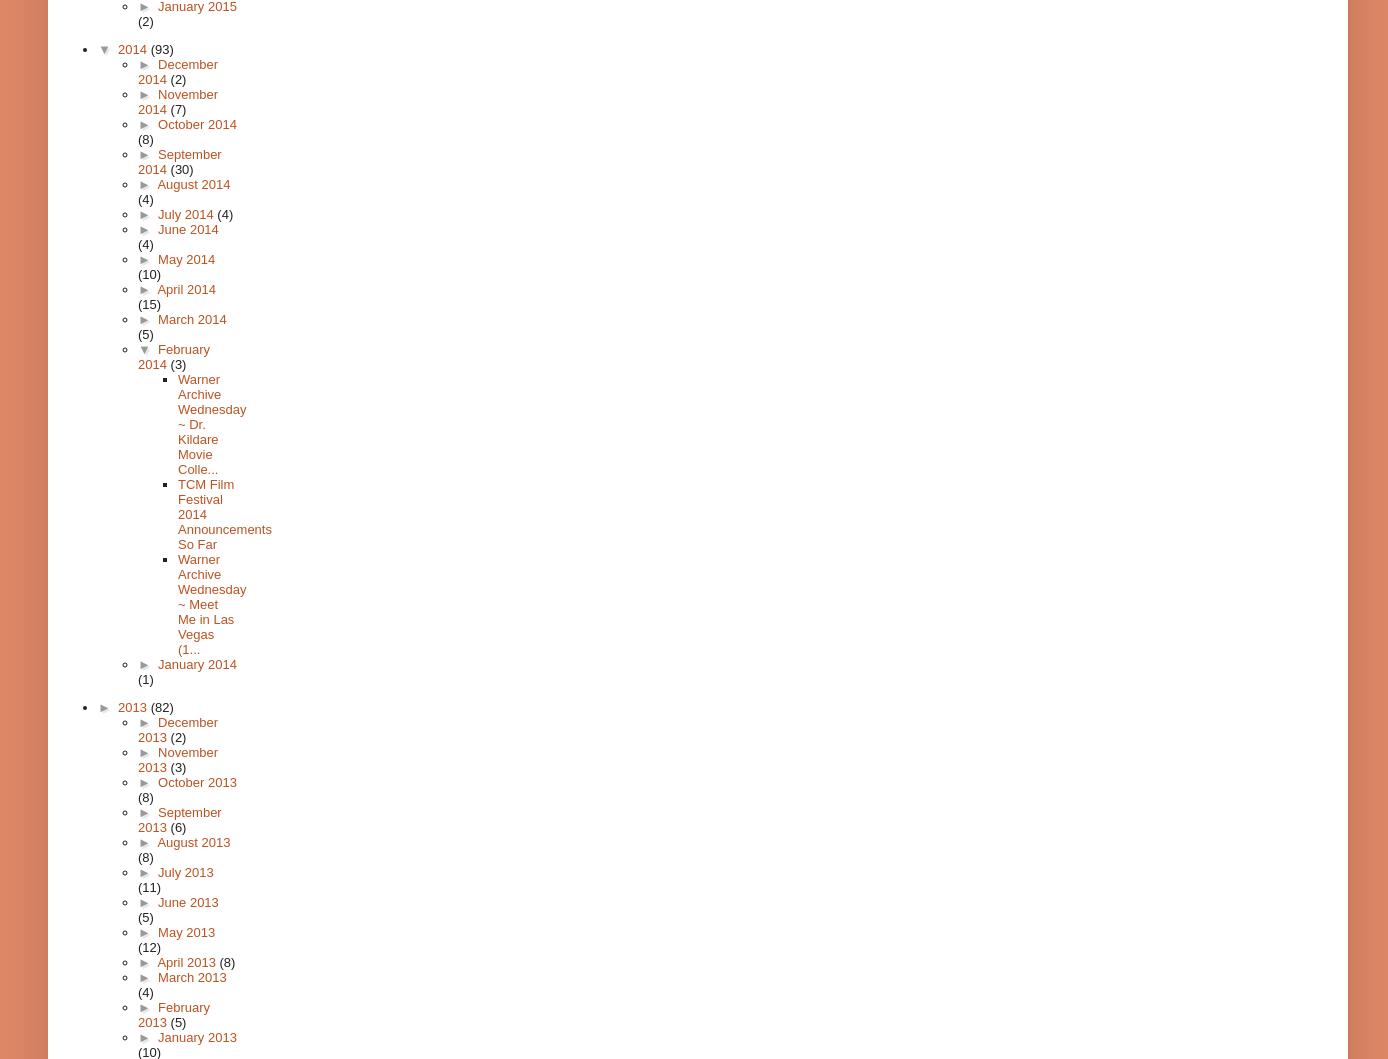 The height and width of the screenshot is (1059, 1388). Describe the element at coordinates (133, 707) in the screenshot. I see `'2013'` at that location.